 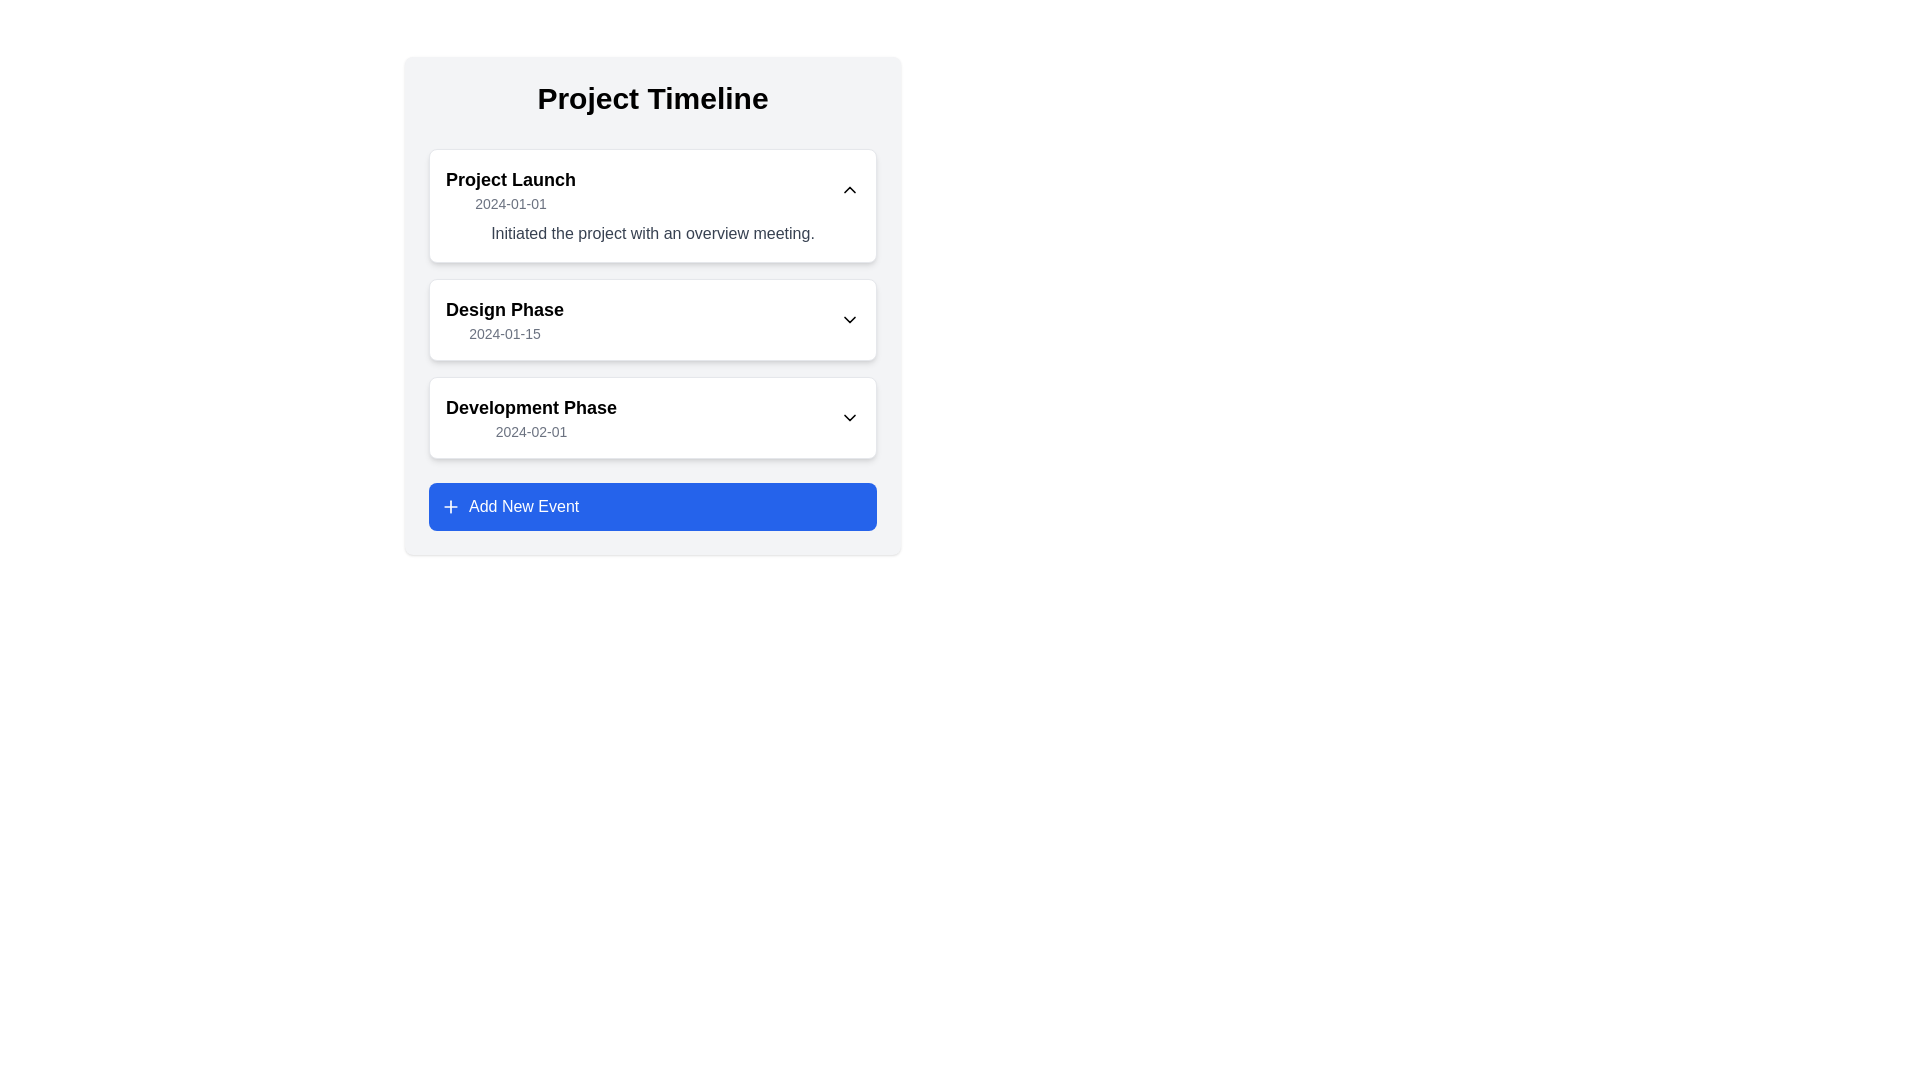 What do you see at coordinates (504, 309) in the screenshot?
I see `the Text Label that summarizes the phase of the project, which is located in the middle section of the timeline interface, directly above the date '2024-01-15'` at bounding box center [504, 309].